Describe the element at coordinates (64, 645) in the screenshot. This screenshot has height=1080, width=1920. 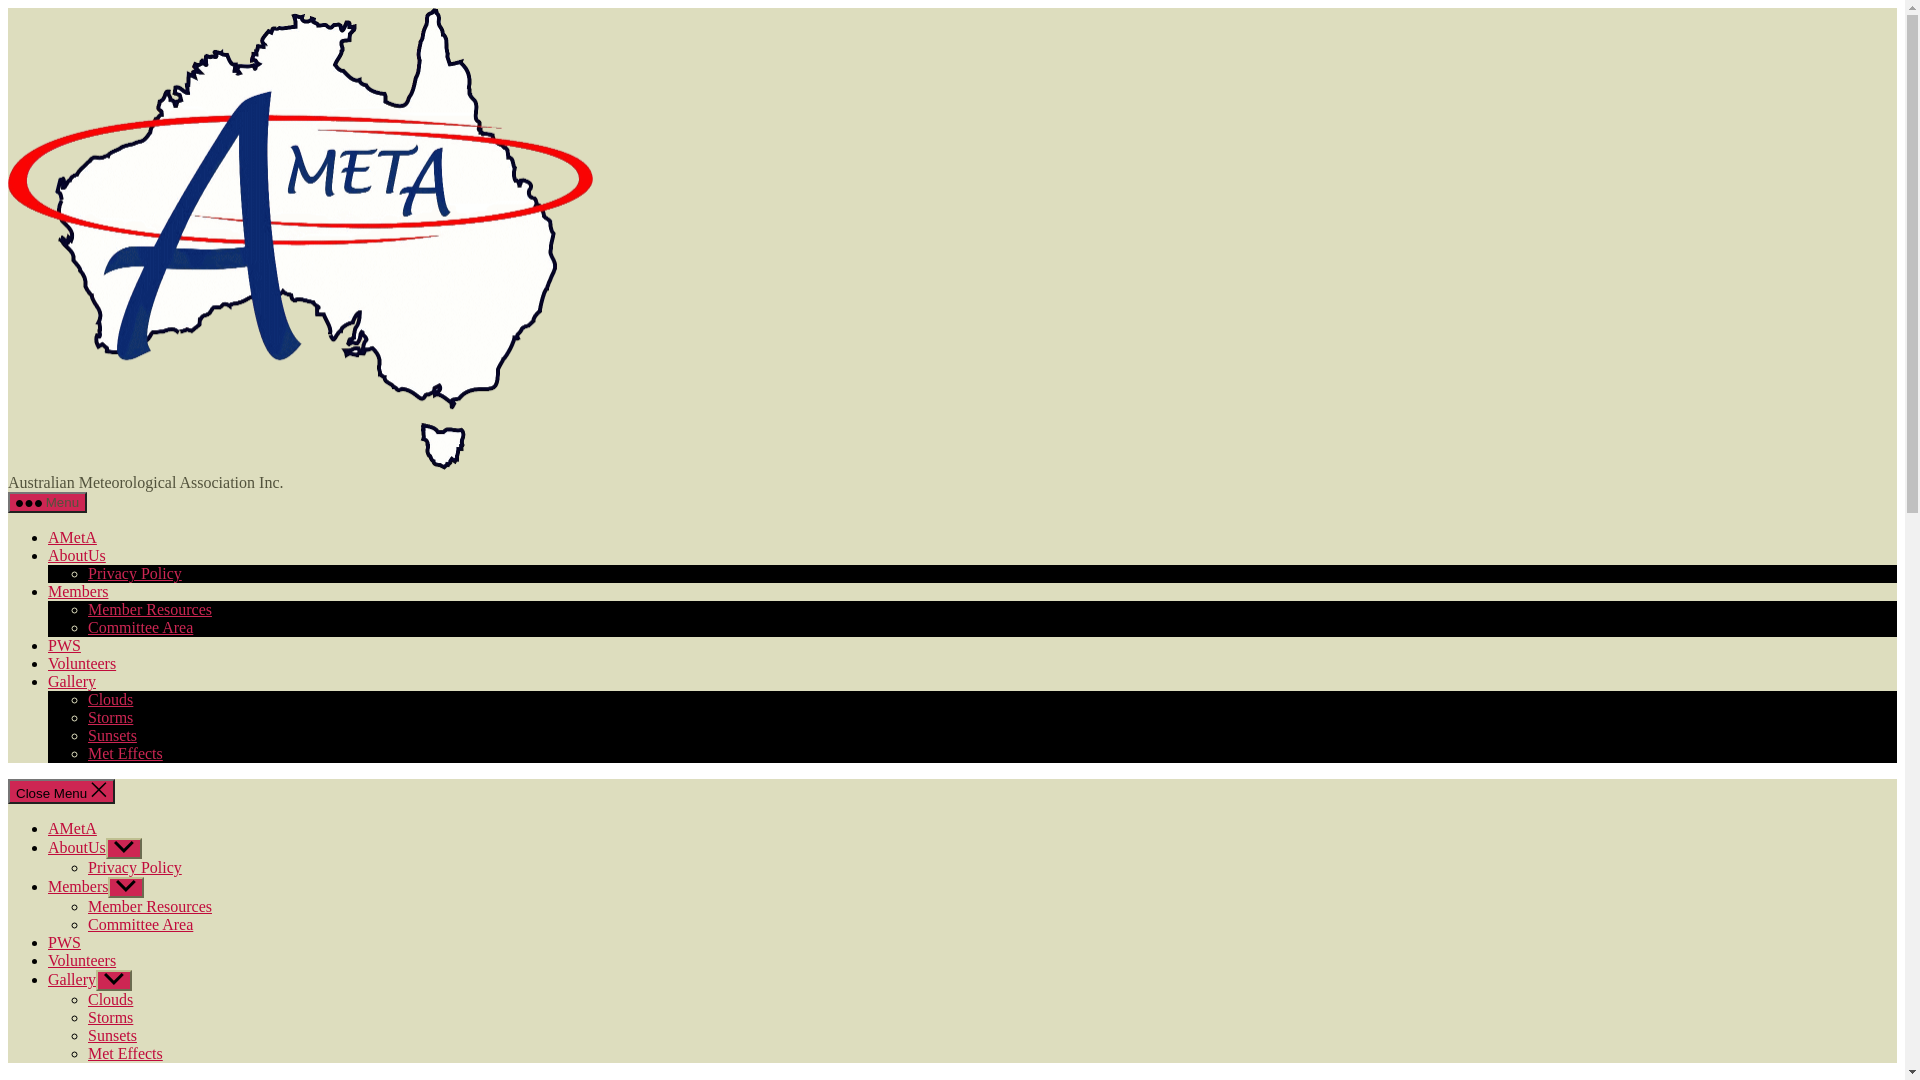
I see `'PWS'` at that location.